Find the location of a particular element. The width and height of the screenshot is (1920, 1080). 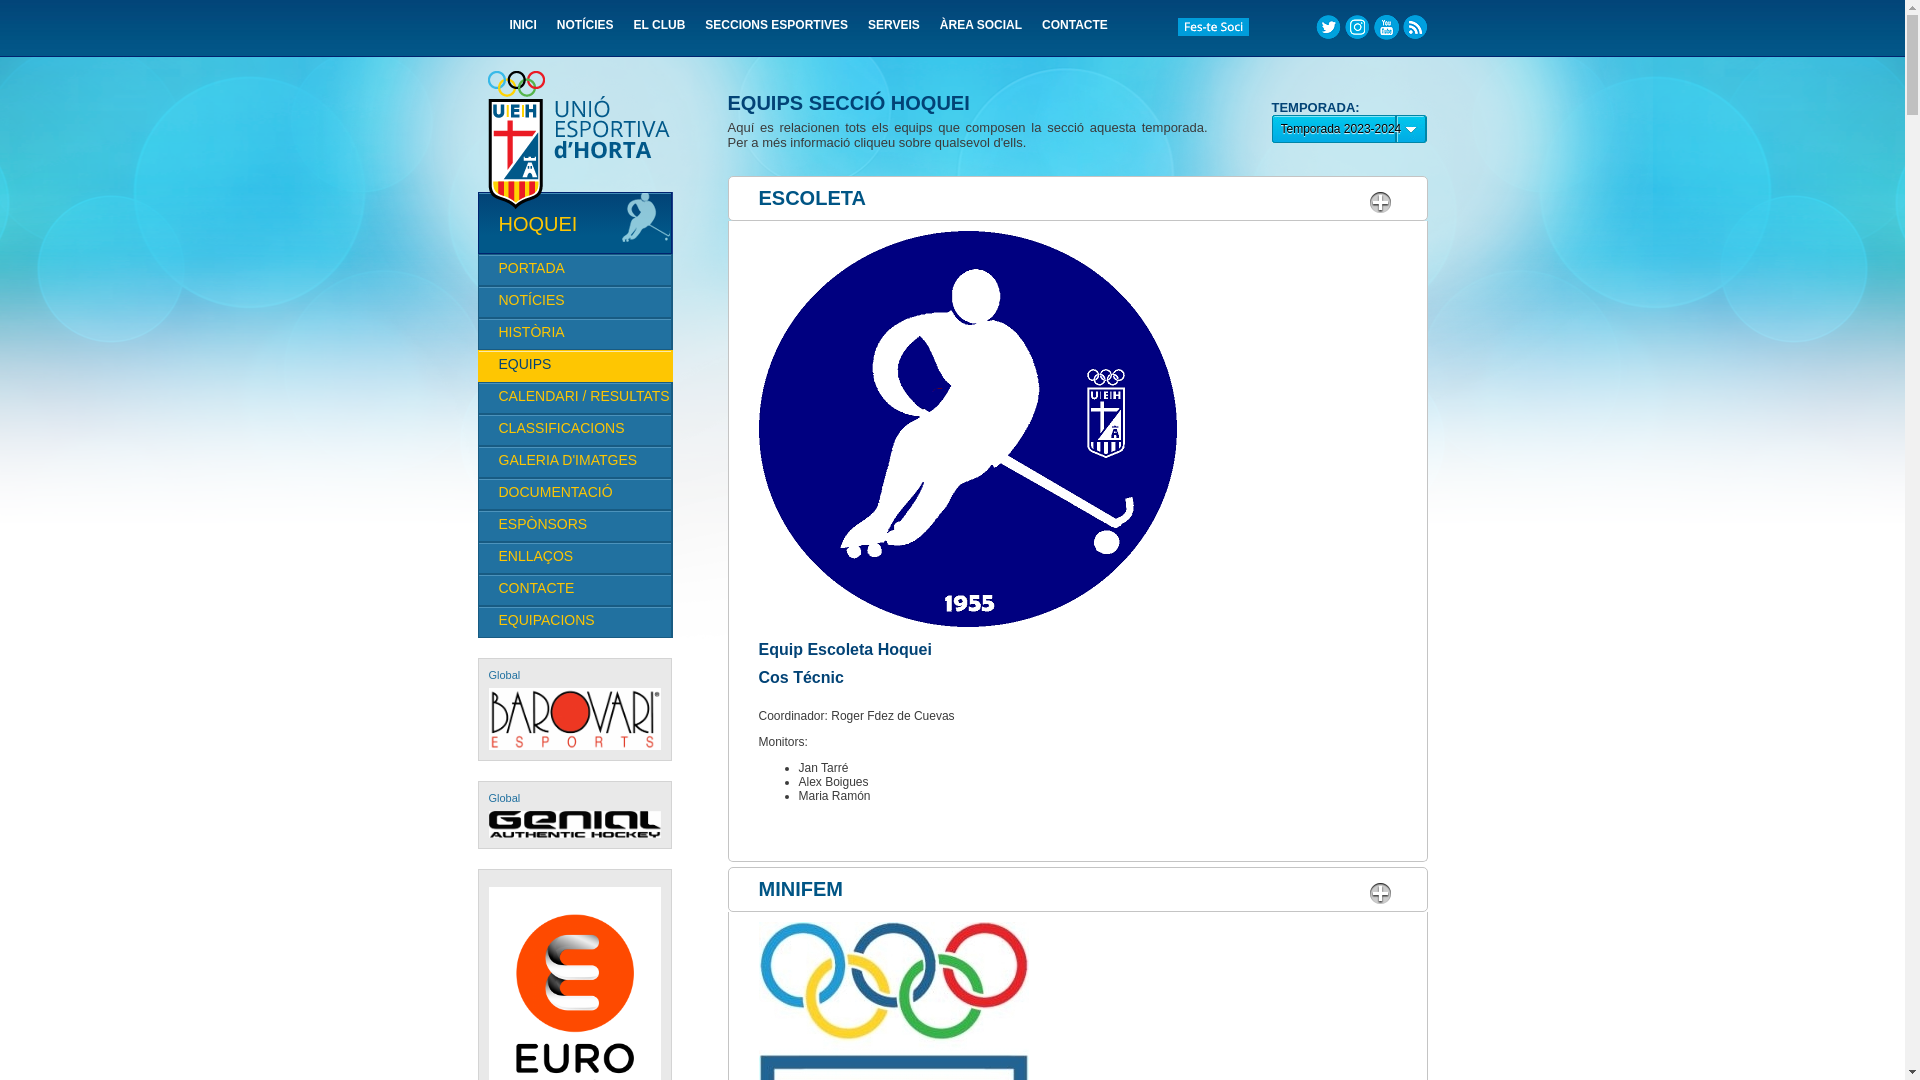

'CONTACTE' is located at coordinates (574, 589).